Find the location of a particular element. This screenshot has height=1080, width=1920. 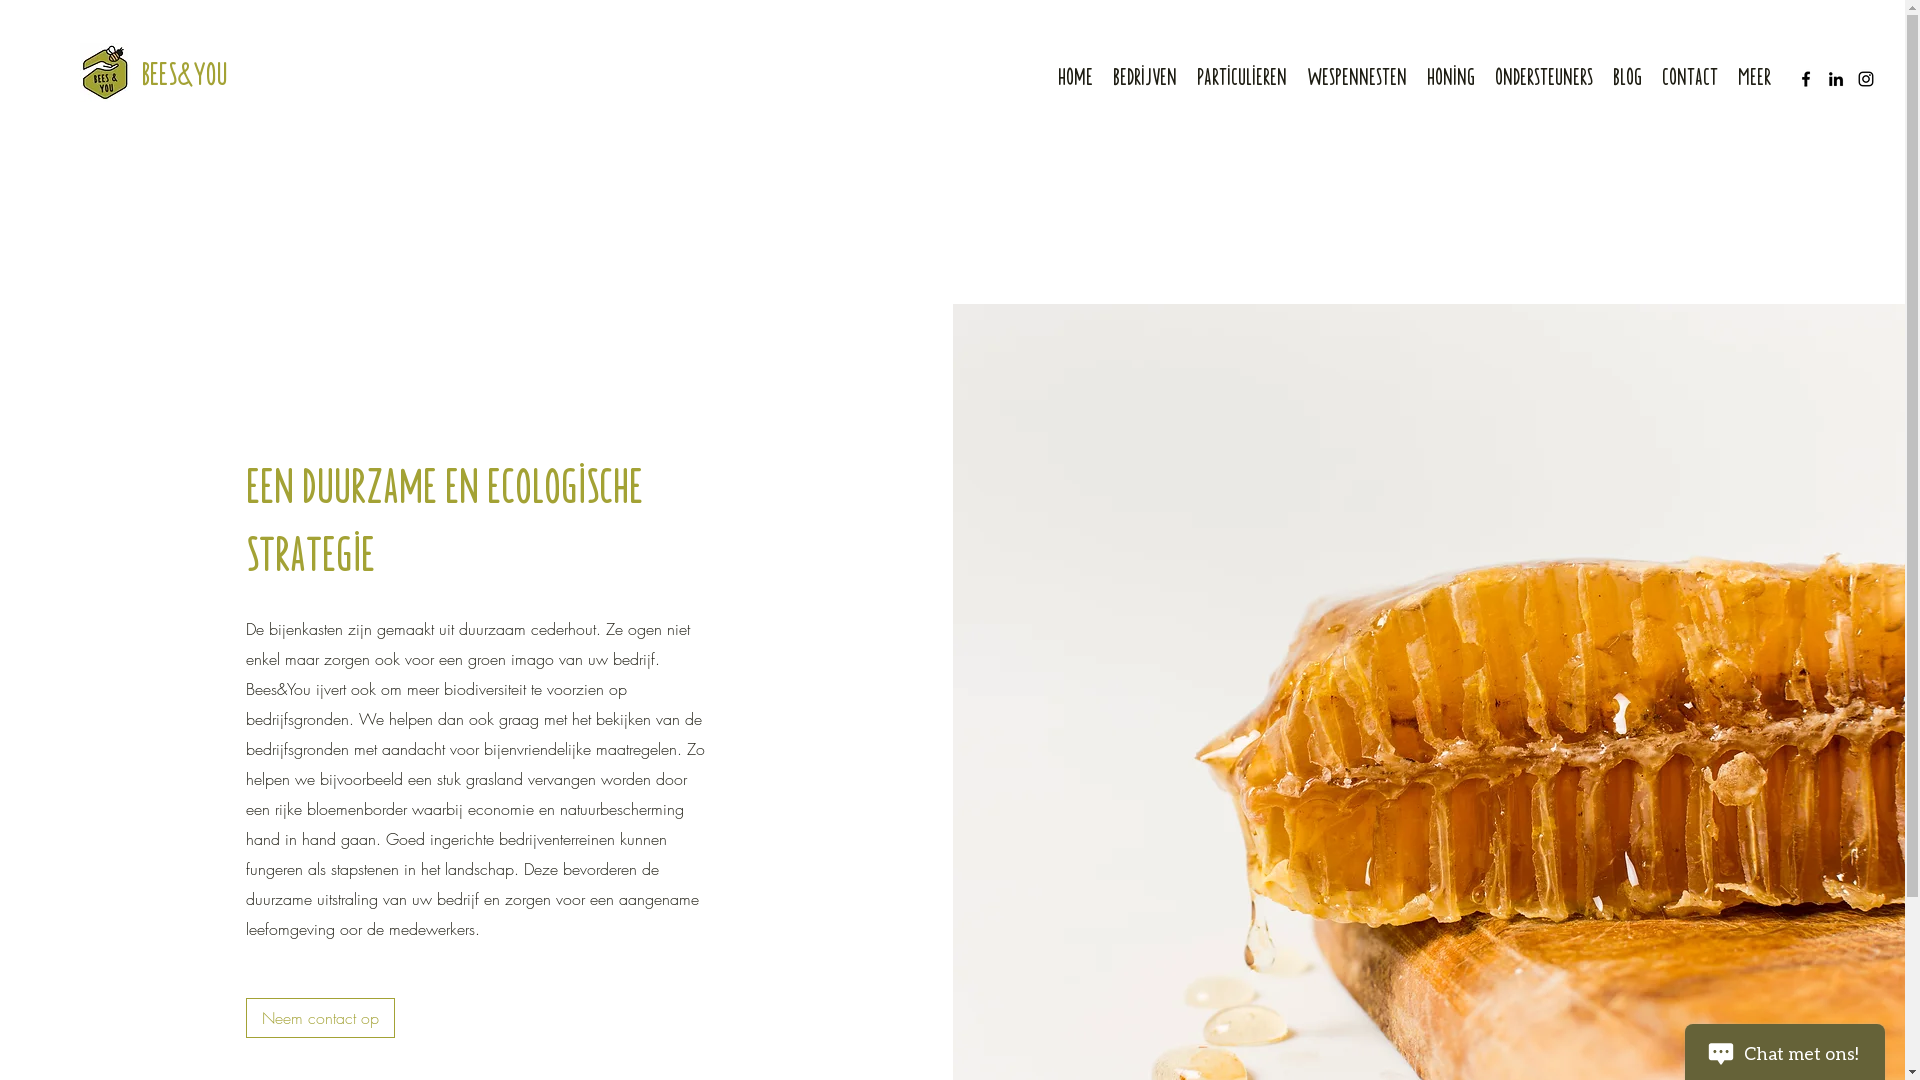

'Home' is located at coordinates (1046, 74).